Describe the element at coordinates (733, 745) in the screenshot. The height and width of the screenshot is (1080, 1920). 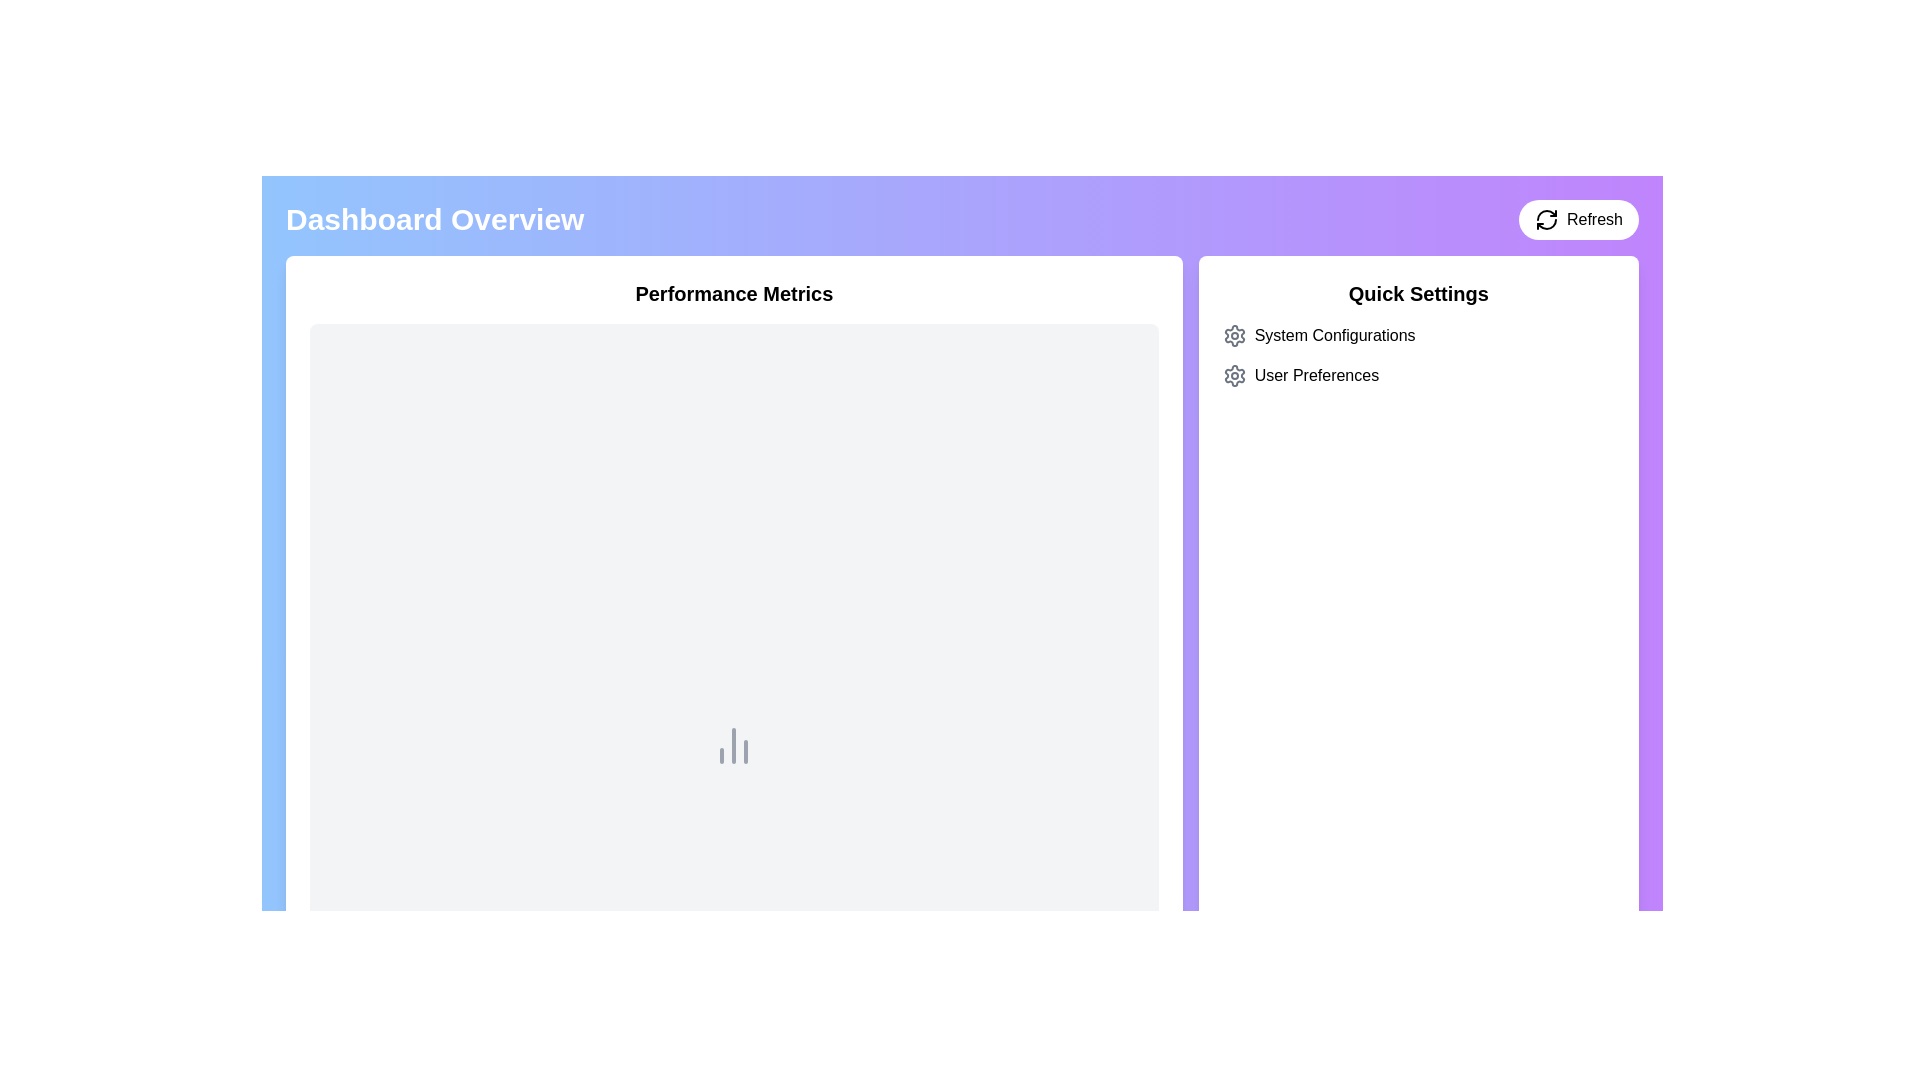
I see `the small bar chart icon located in the 'Performance Metrics' section of the interface` at that location.